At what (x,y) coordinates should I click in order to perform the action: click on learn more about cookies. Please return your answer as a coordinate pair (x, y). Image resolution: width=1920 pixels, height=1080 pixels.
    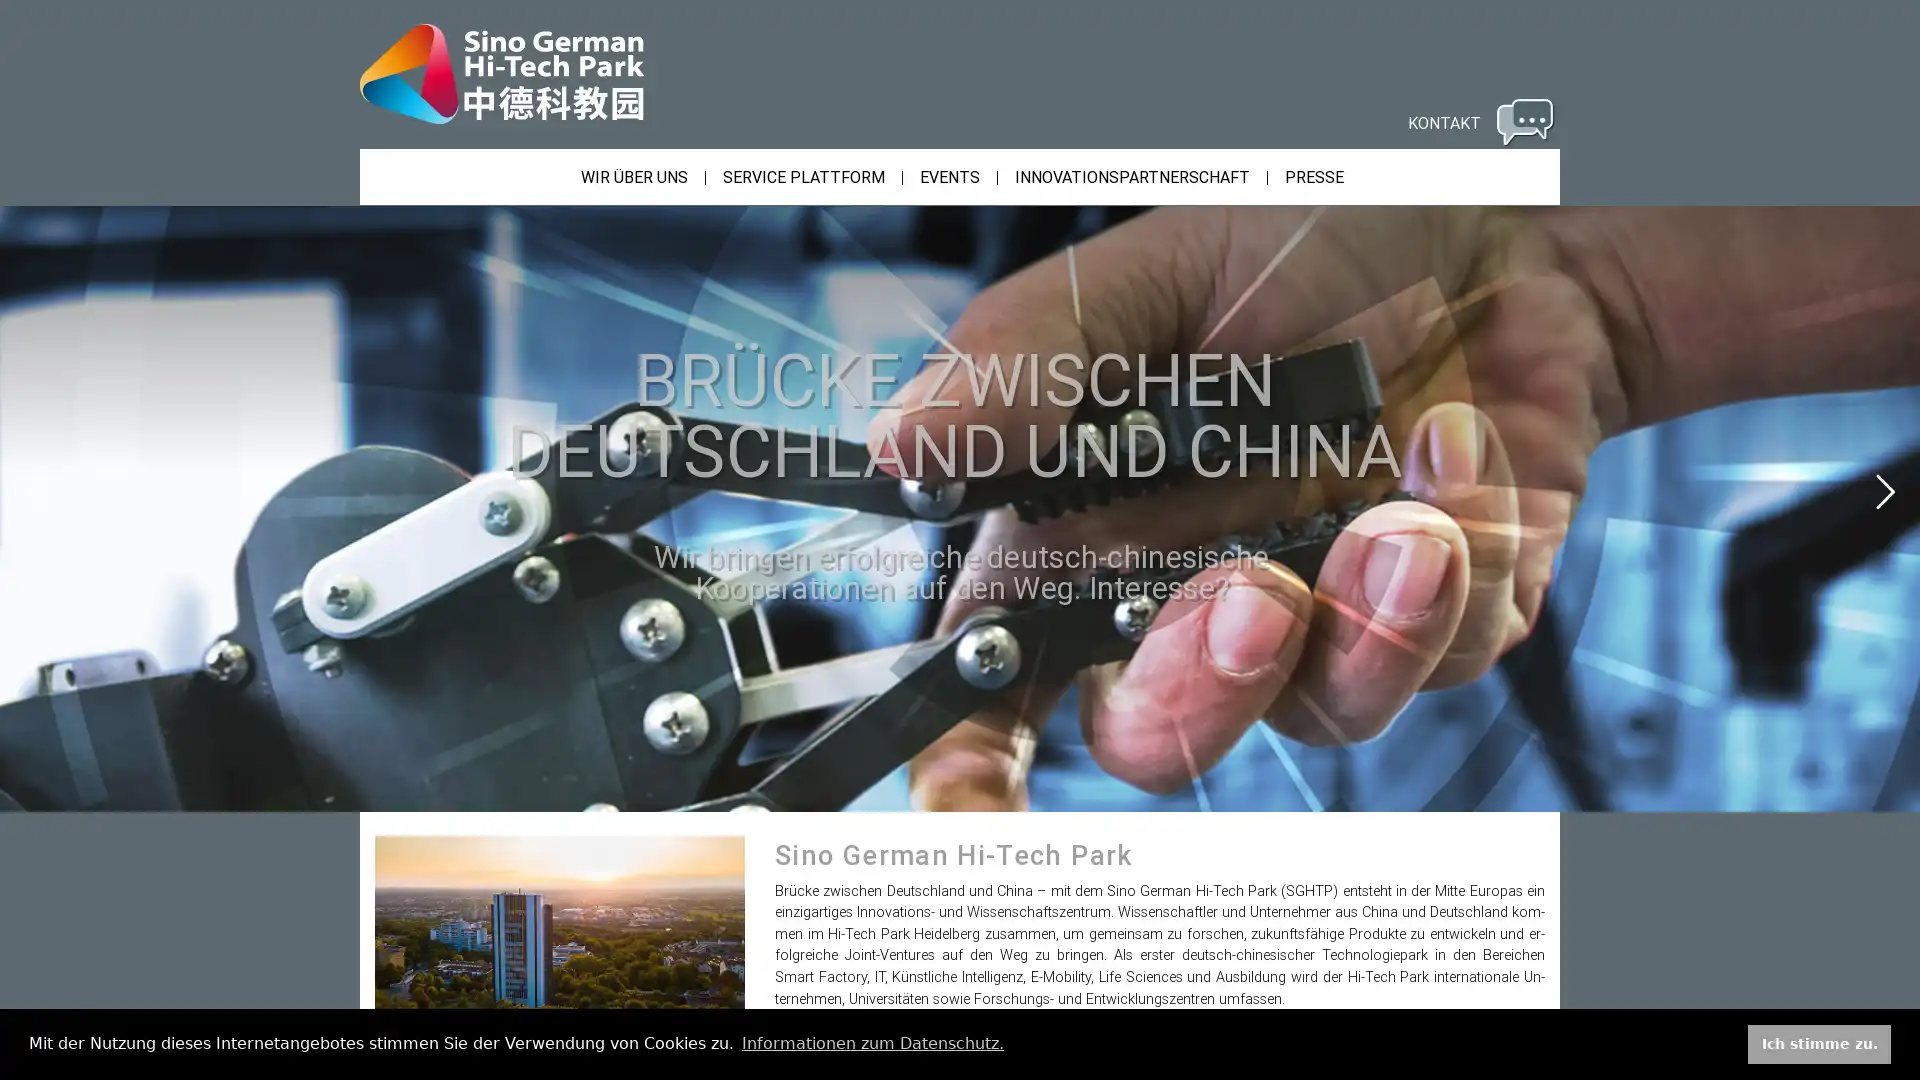
    Looking at the image, I should click on (872, 1043).